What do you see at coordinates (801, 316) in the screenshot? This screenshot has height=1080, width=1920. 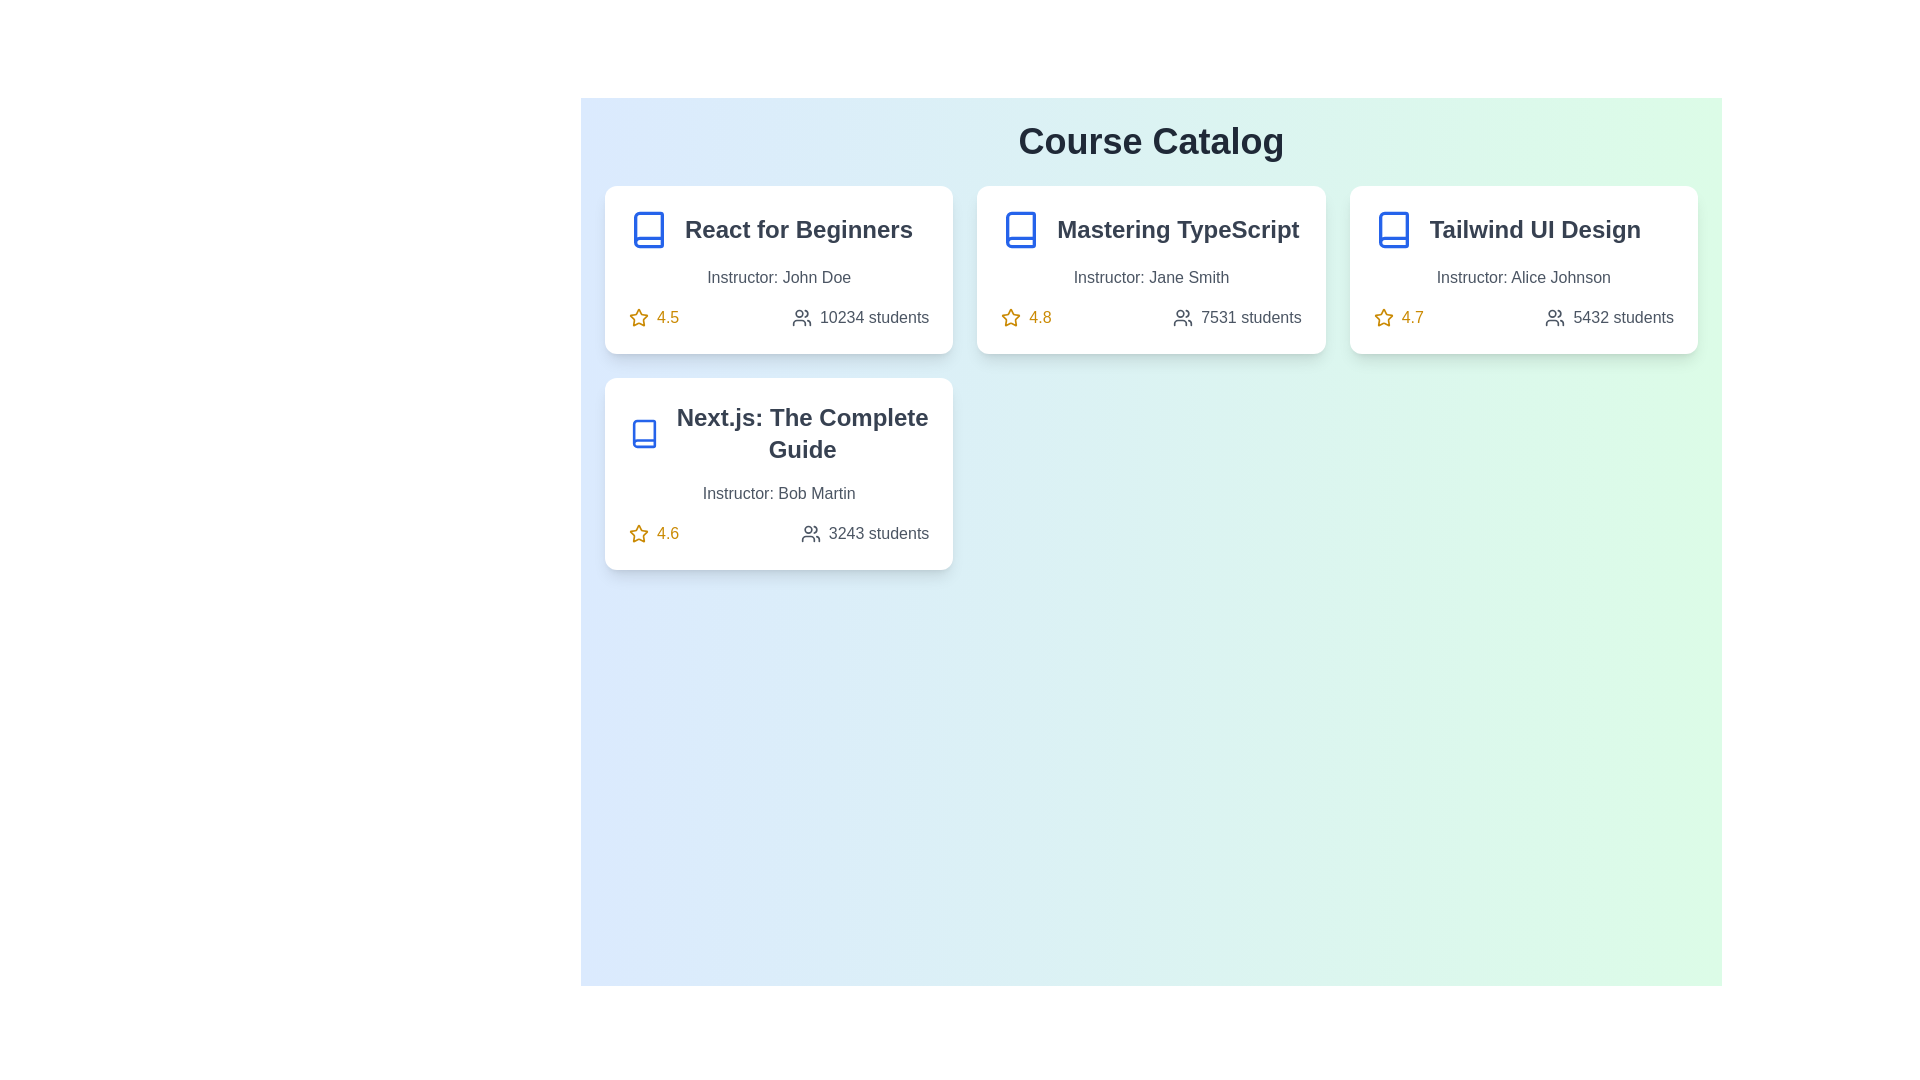 I see `the icon representing two abstracted figures, which indicates a group of people, located at the bottom left corner of the 'React for Beginners' course card` at bounding box center [801, 316].